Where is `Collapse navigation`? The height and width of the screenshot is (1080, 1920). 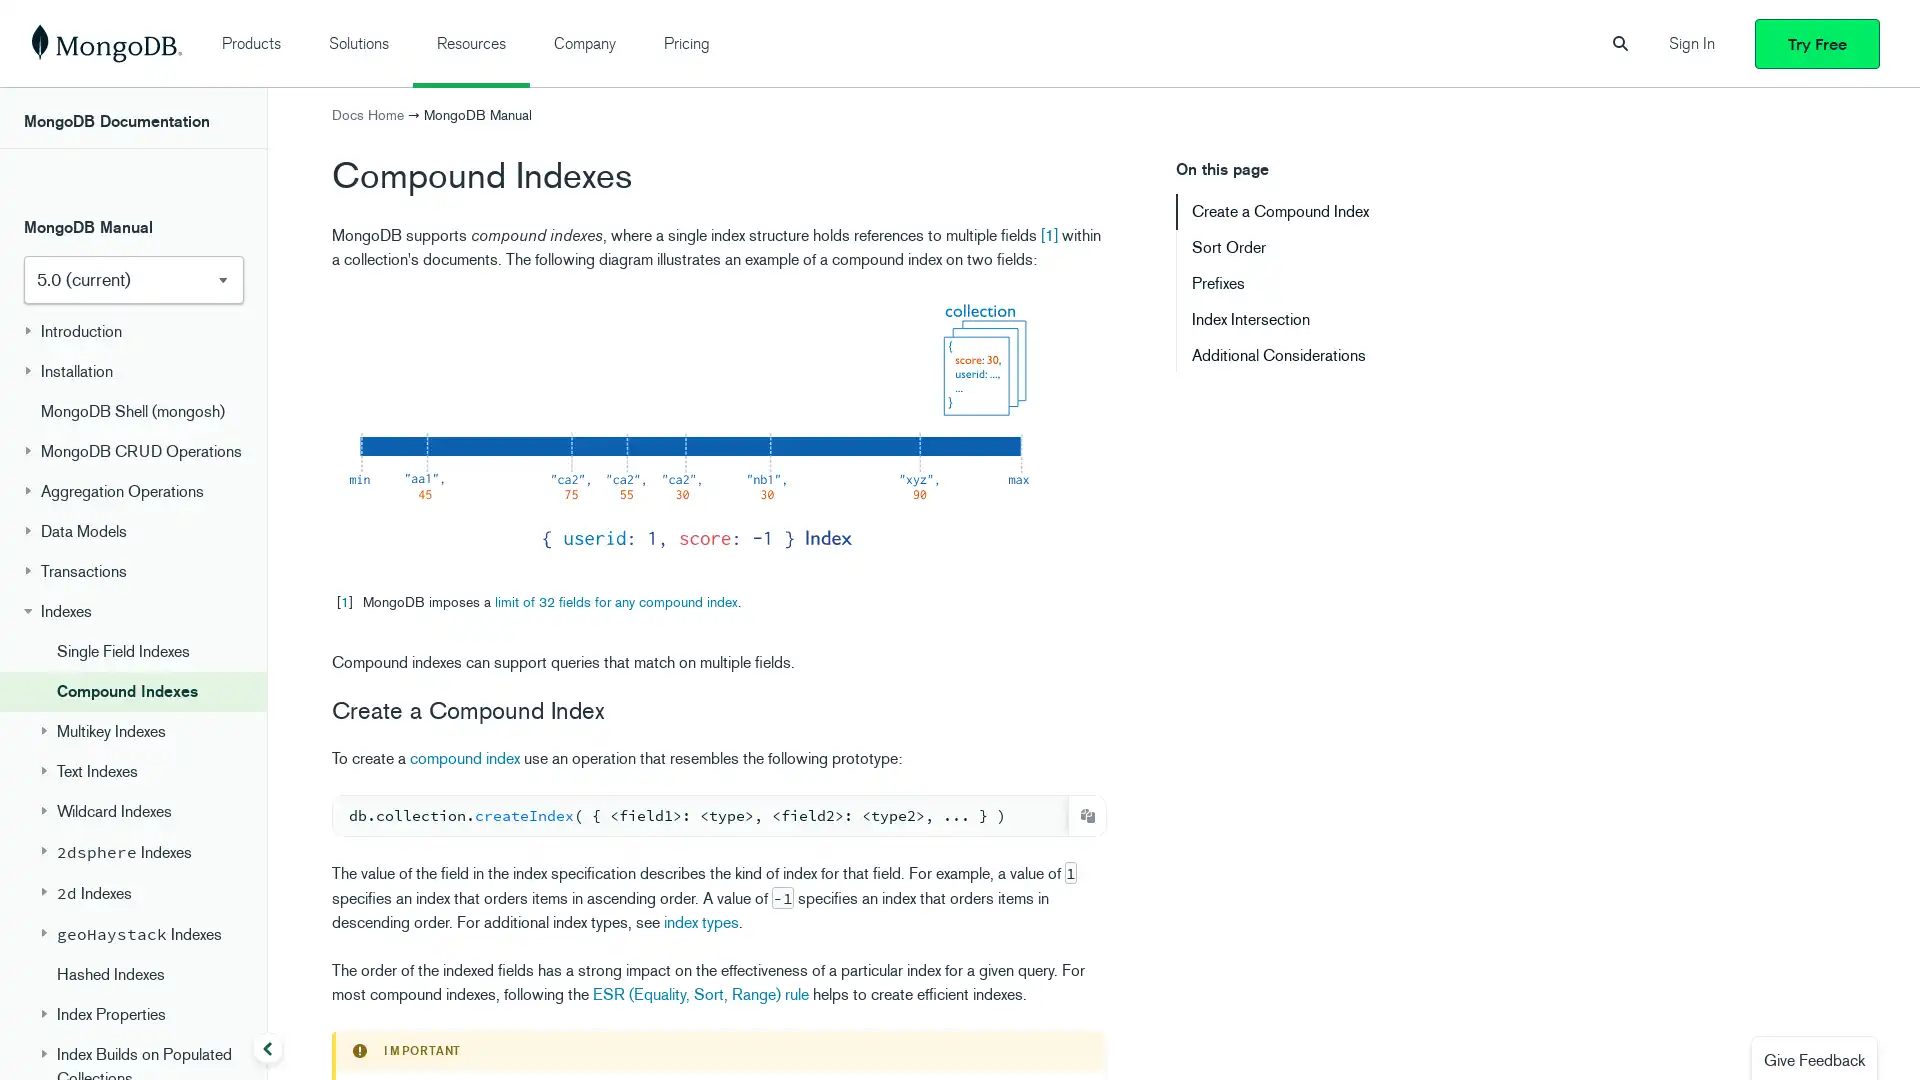 Collapse navigation is located at coordinates (267, 1047).